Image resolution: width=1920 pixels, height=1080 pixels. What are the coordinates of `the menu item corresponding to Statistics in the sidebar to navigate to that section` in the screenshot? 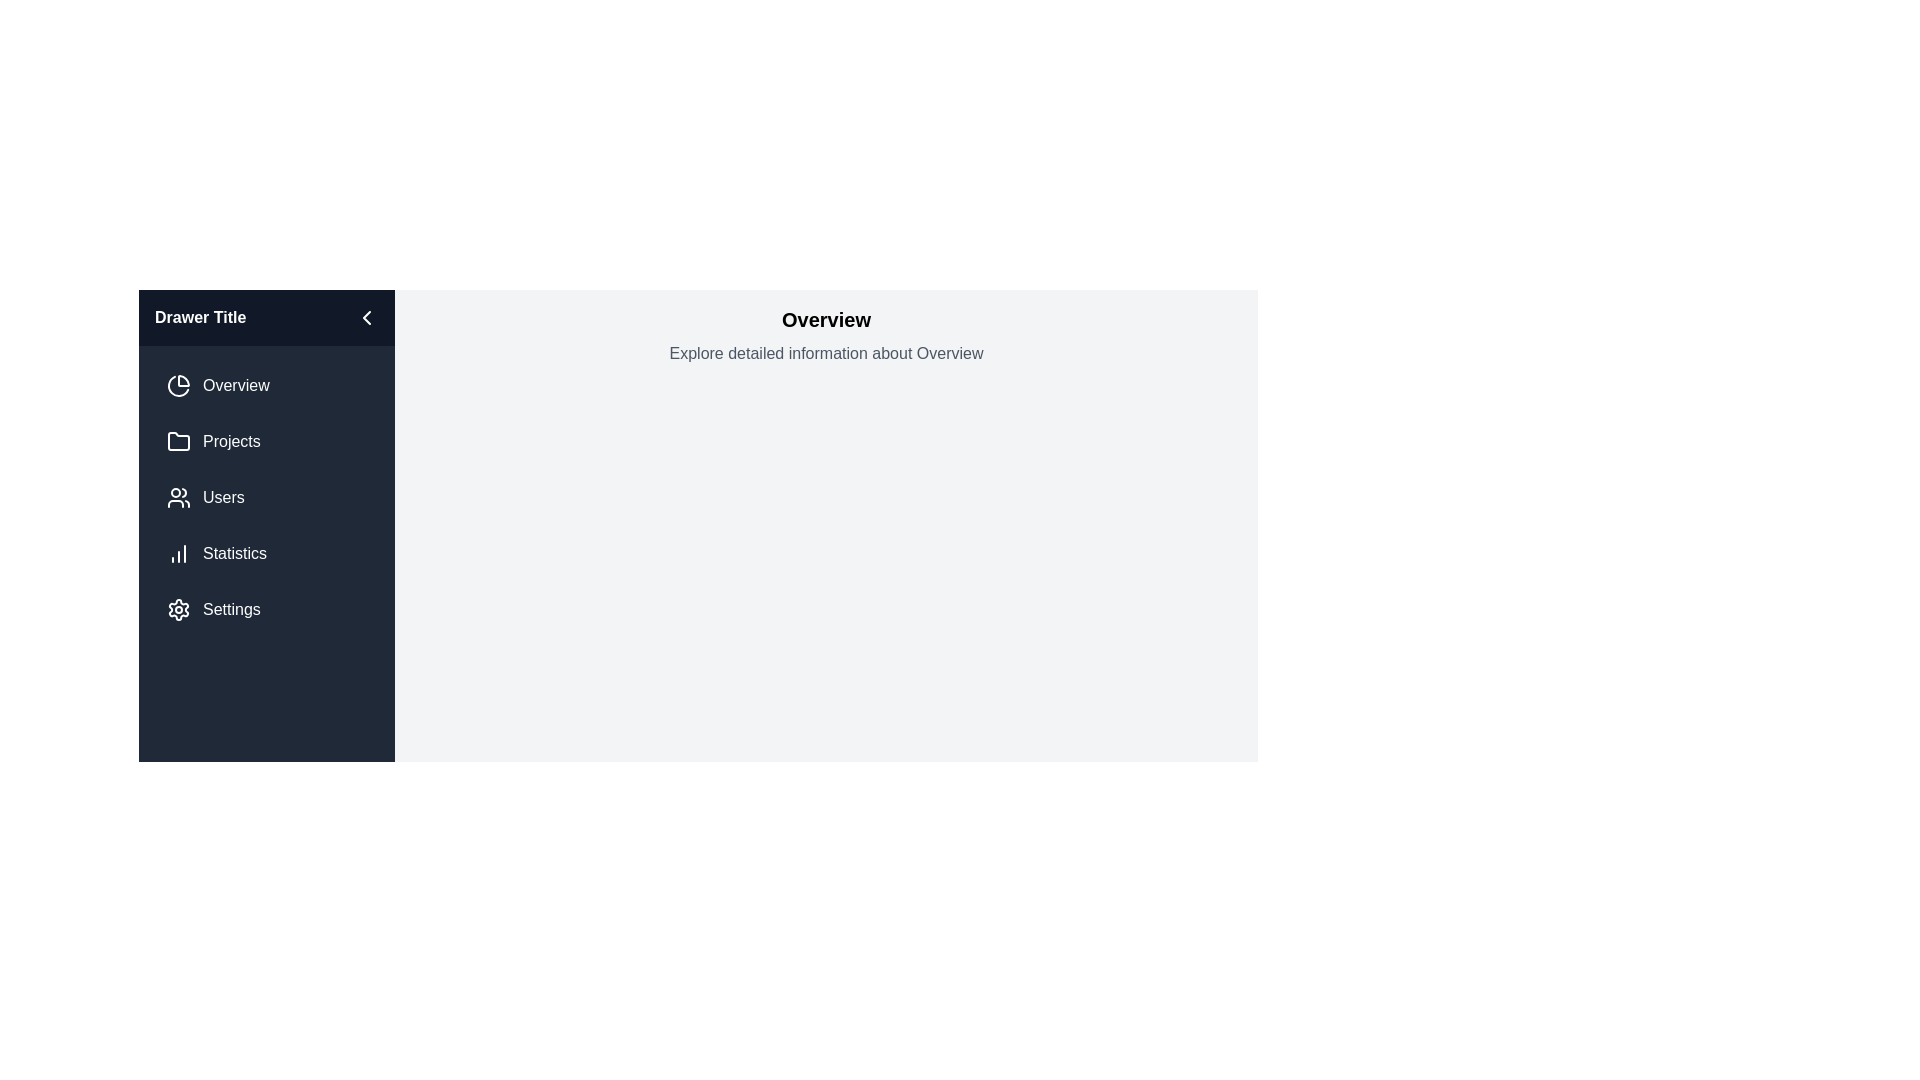 It's located at (266, 554).